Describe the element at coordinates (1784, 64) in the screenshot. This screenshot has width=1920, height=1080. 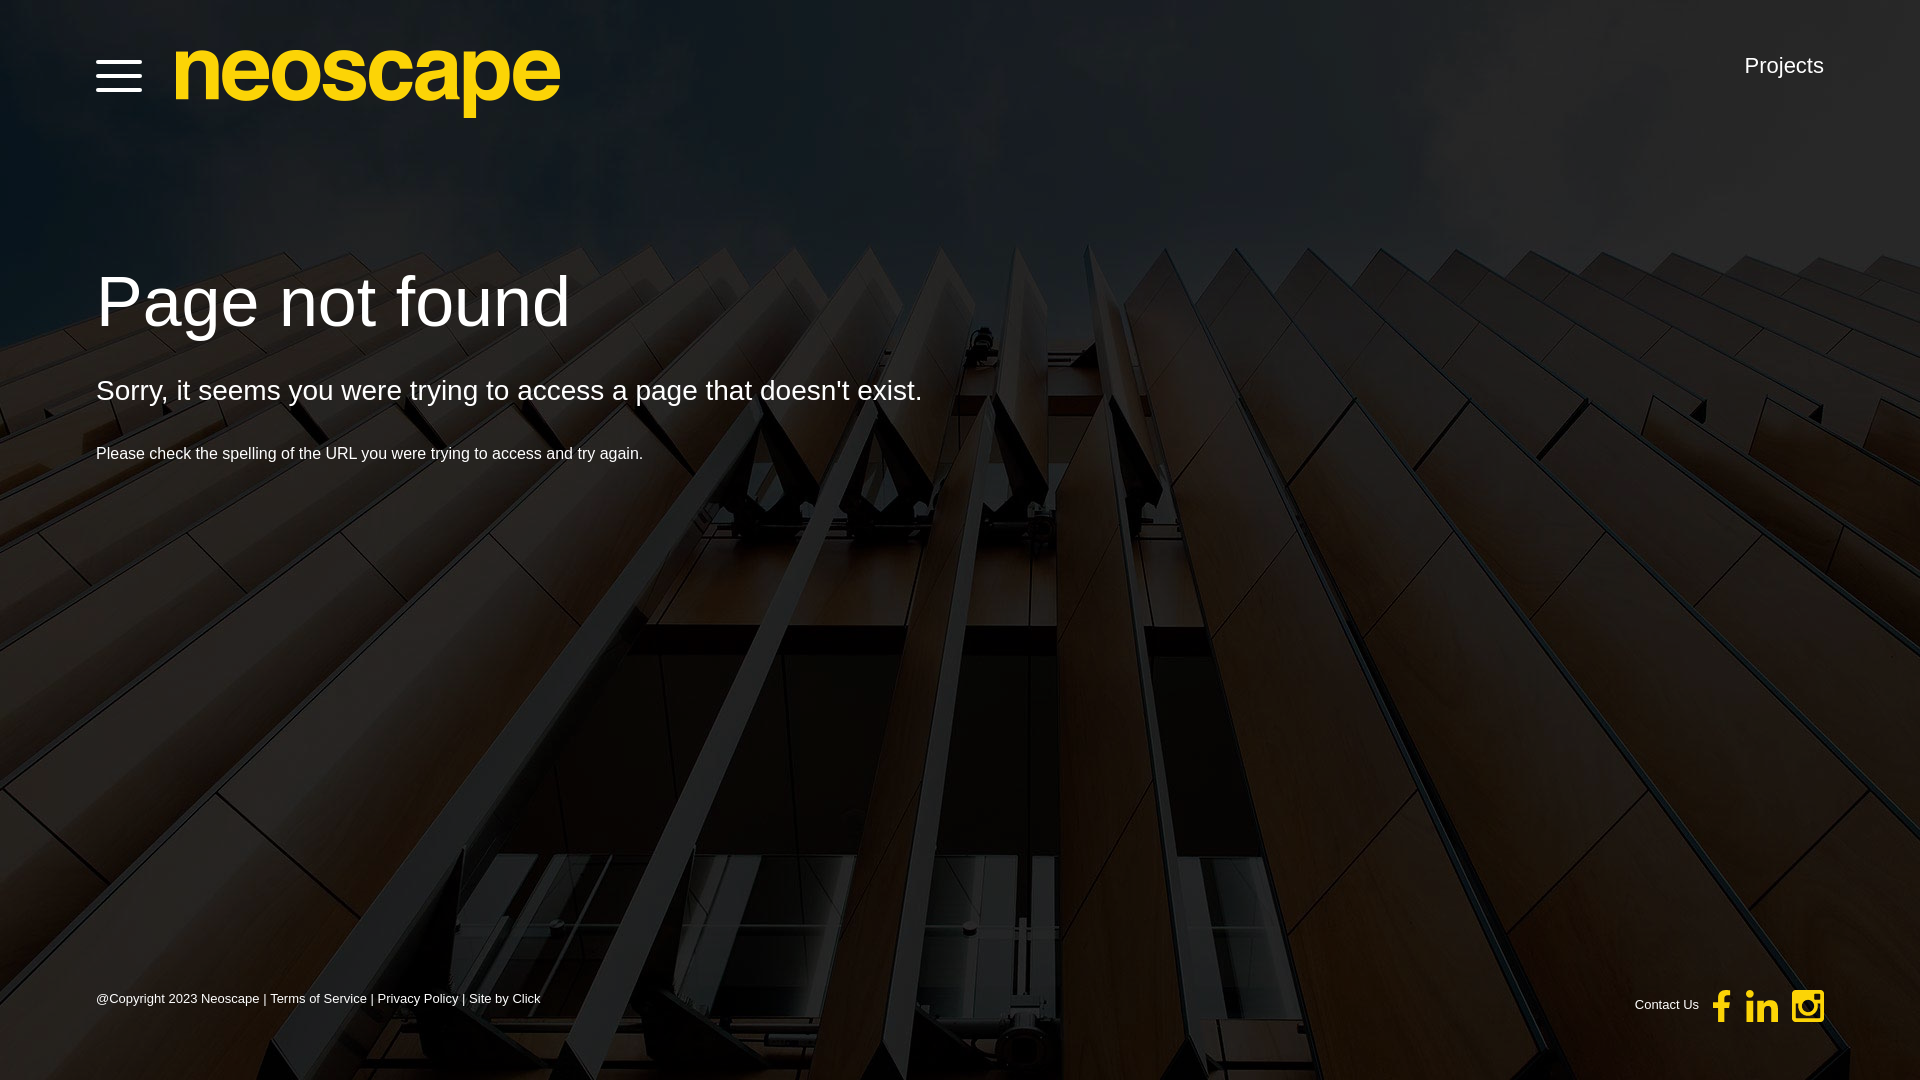
I see `'Projects'` at that location.